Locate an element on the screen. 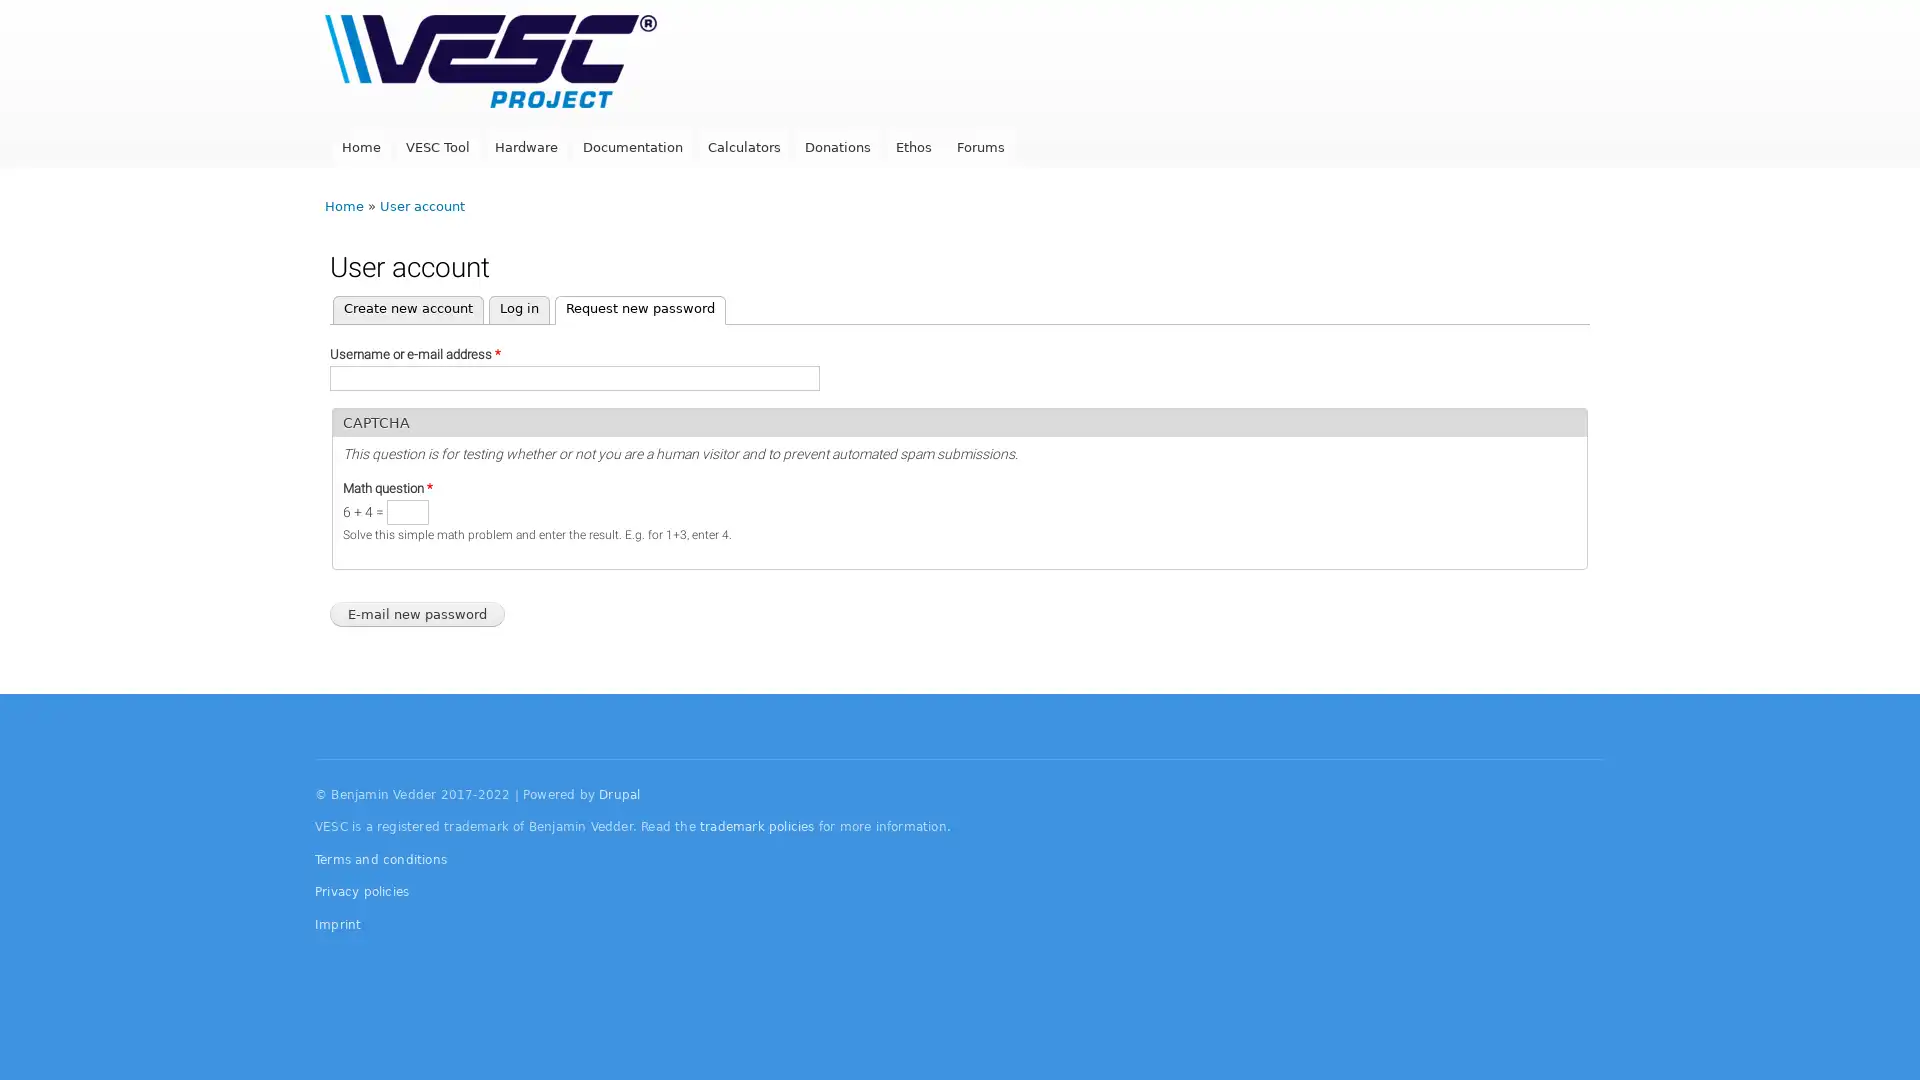 Image resolution: width=1920 pixels, height=1080 pixels. E-mail new password is located at coordinates (416, 613).